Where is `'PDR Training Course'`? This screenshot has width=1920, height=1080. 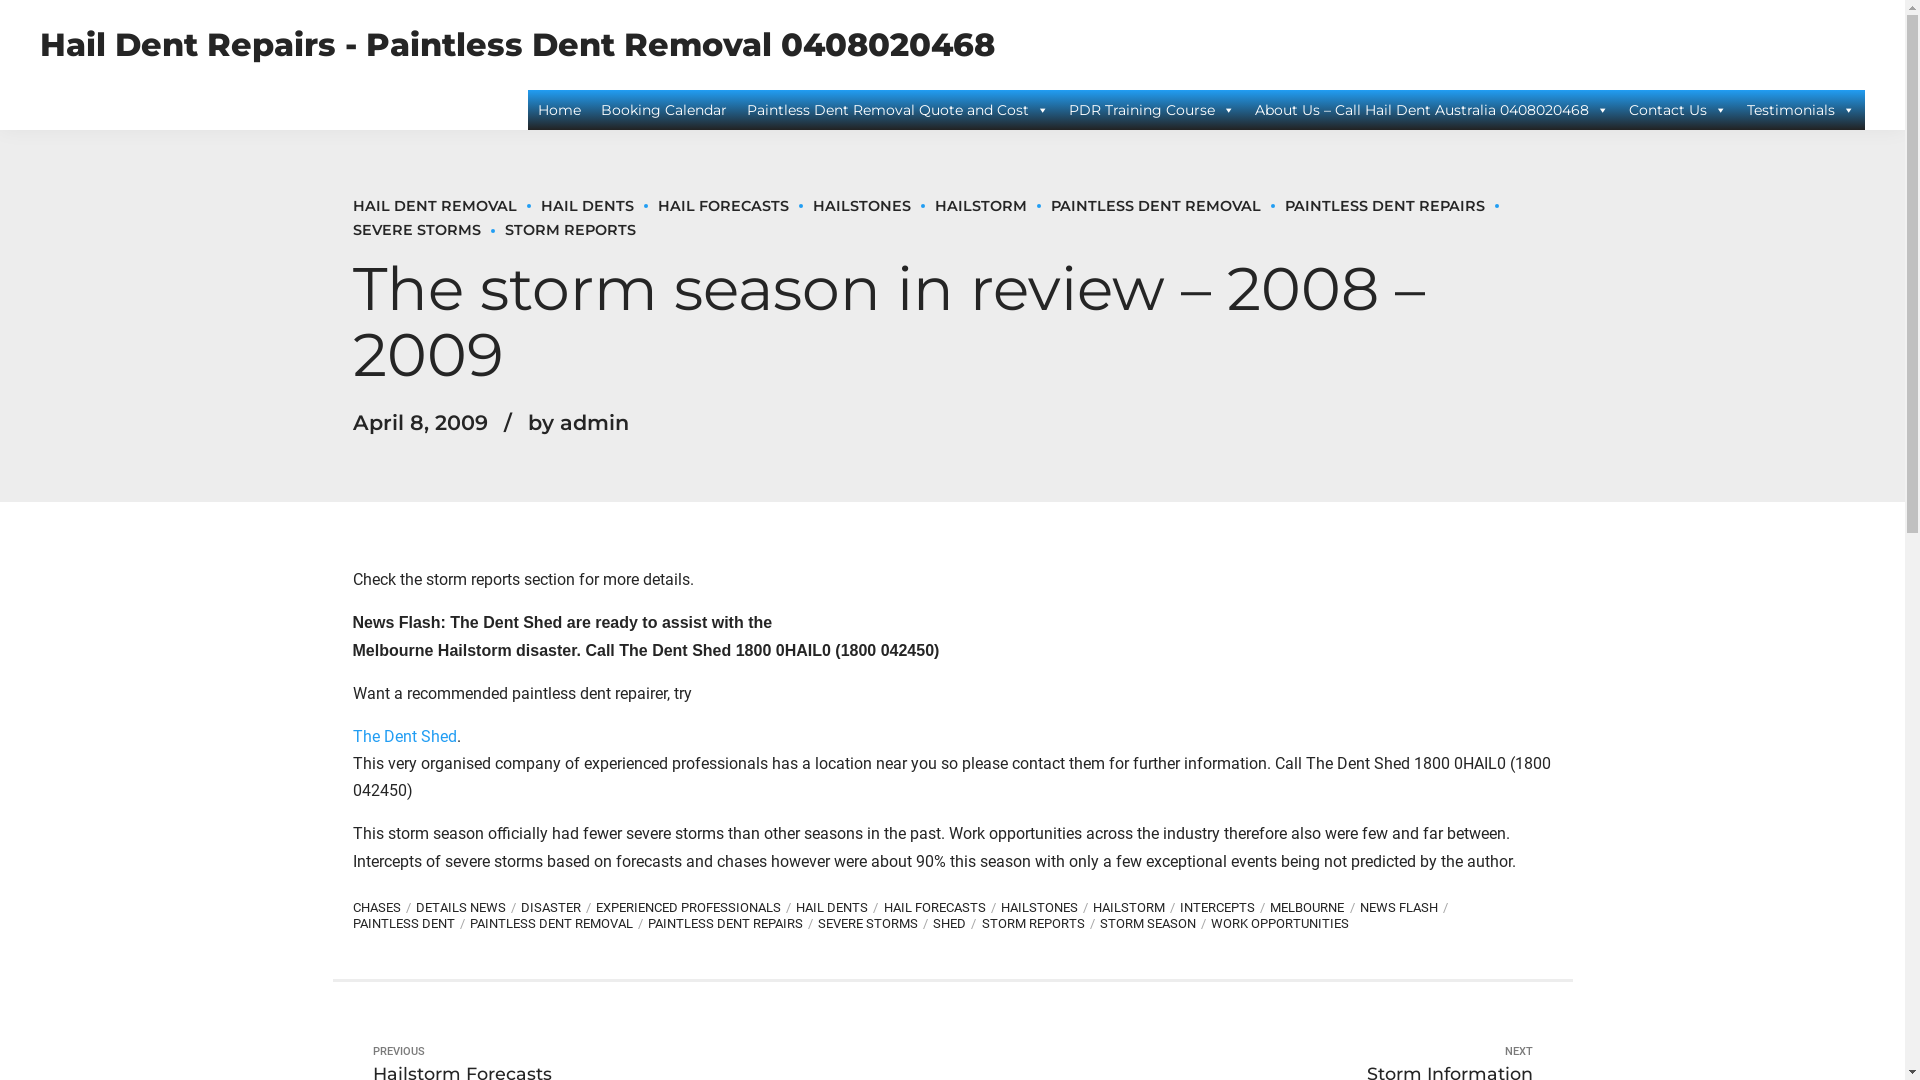 'PDR Training Course' is located at coordinates (1152, 110).